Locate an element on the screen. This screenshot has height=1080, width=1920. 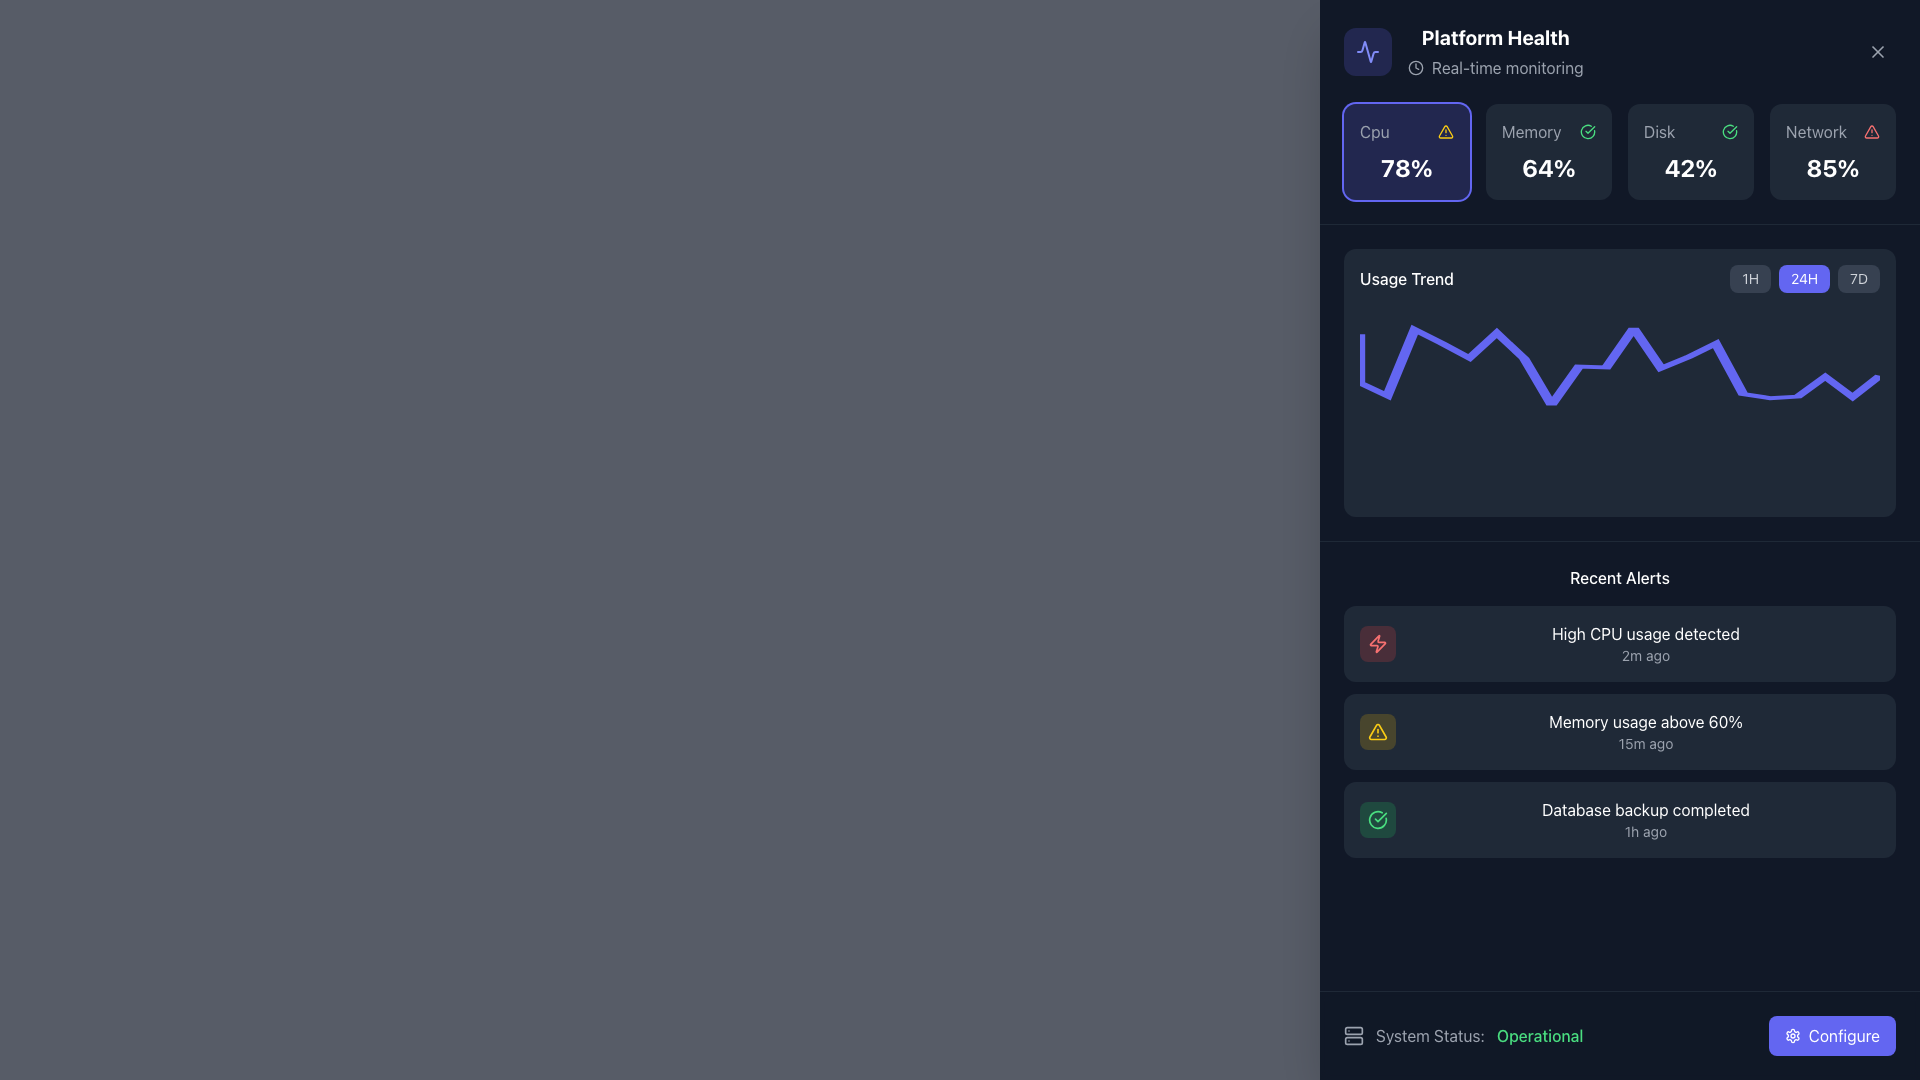
the Static text heading in the Recent Alerts section, which serves as the title for the alert cards located in the lower-right part of the interface is located at coordinates (1620, 578).